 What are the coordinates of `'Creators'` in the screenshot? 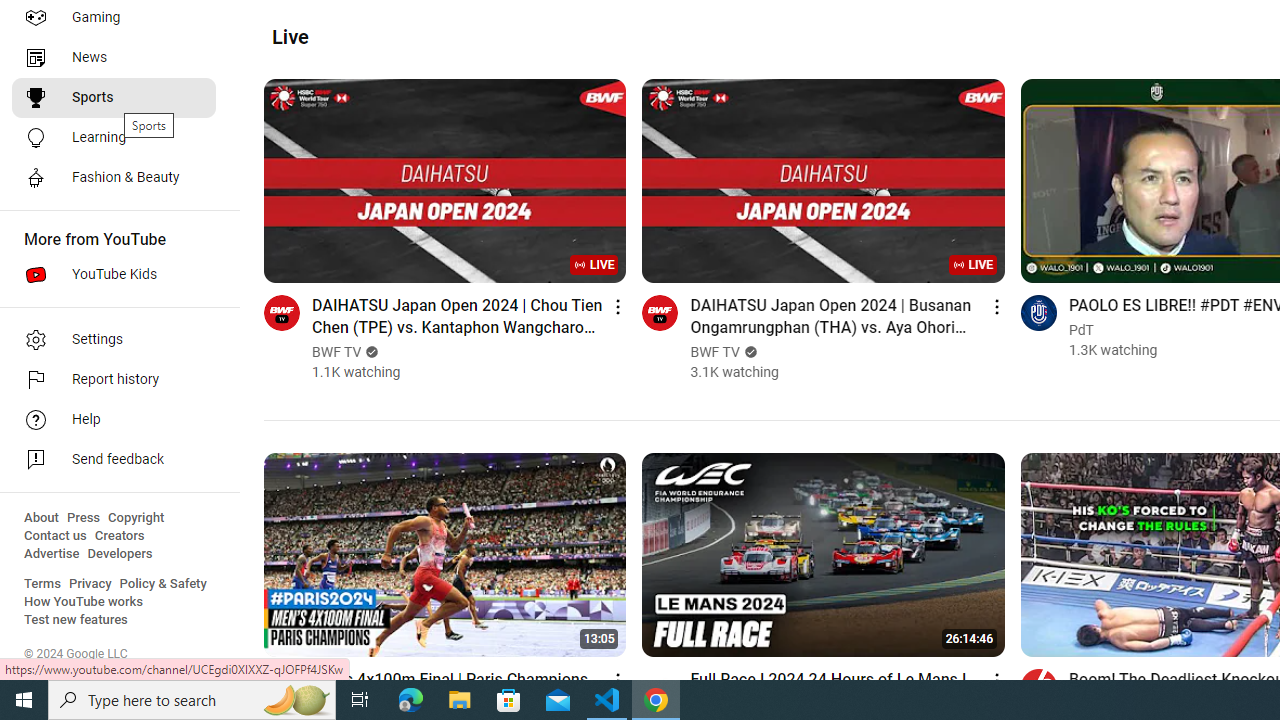 It's located at (118, 535).